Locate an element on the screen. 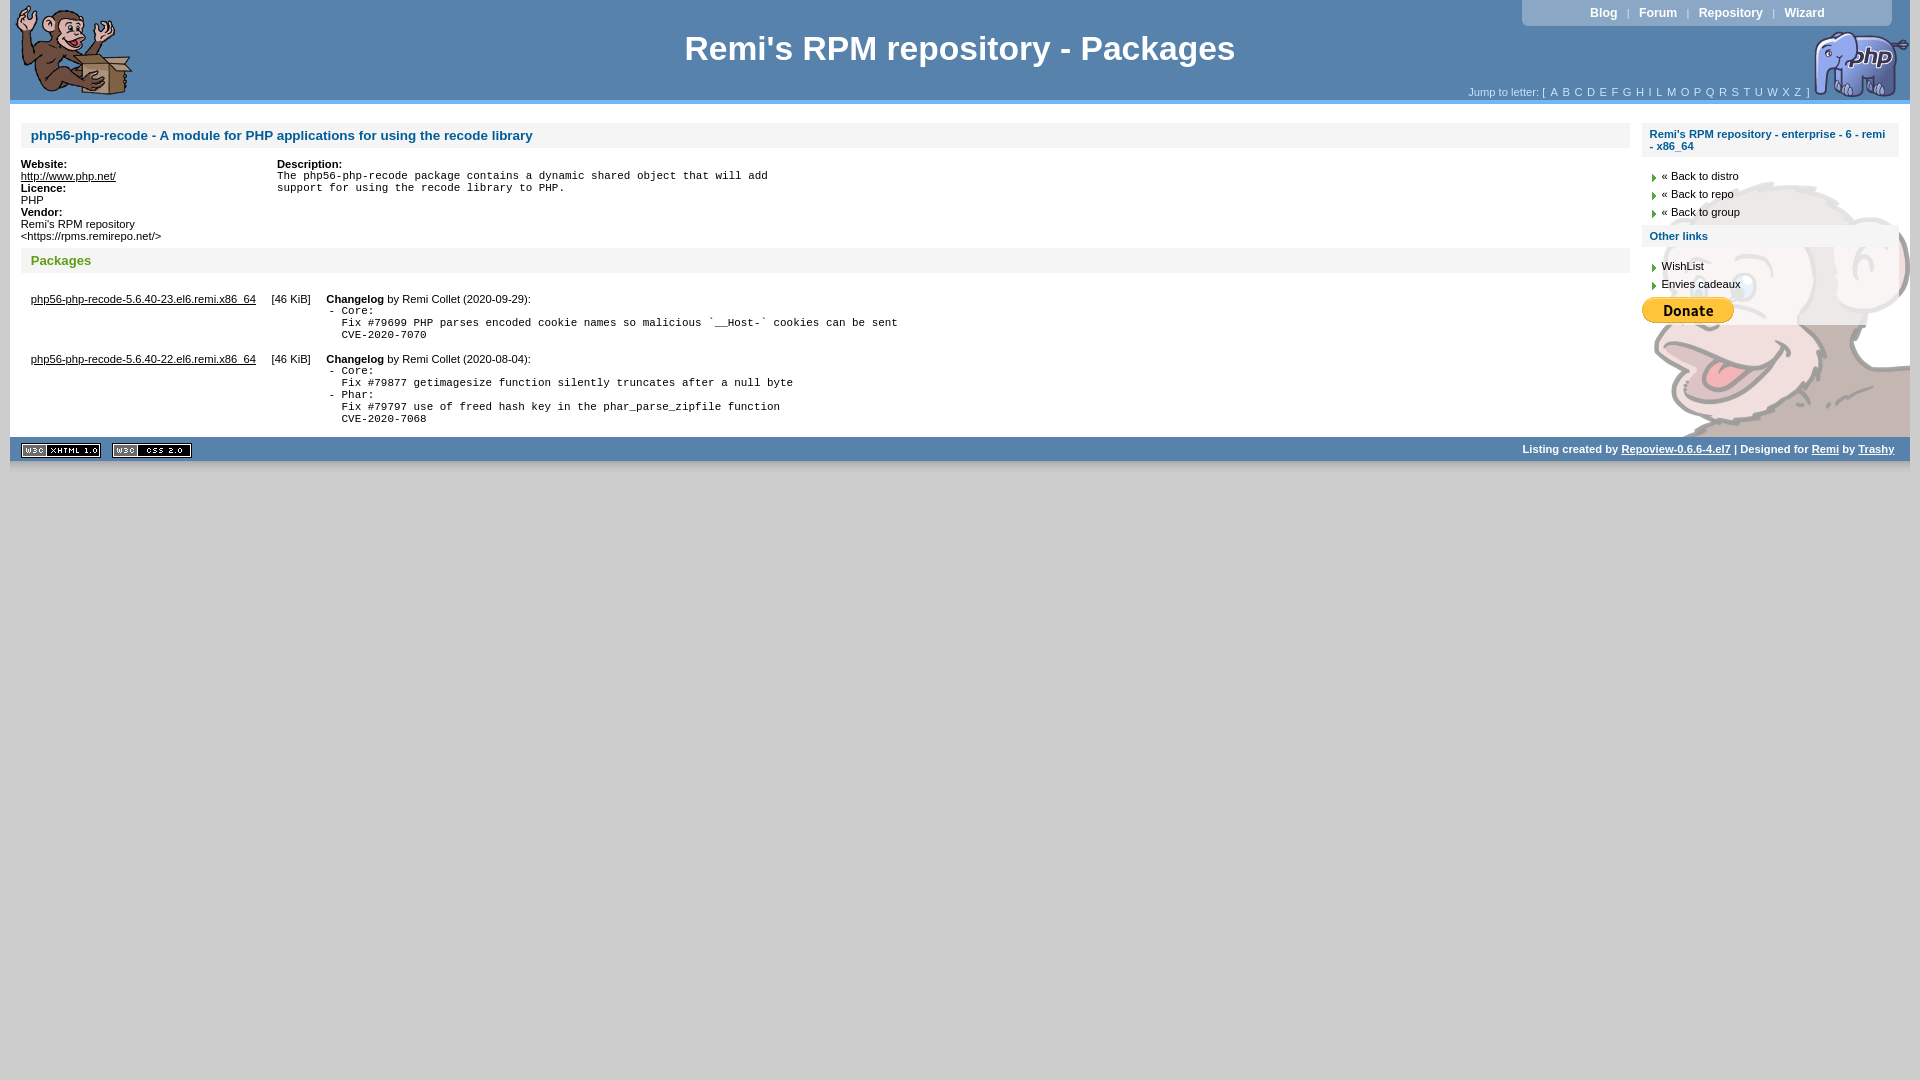  'R' is located at coordinates (1716, 92).